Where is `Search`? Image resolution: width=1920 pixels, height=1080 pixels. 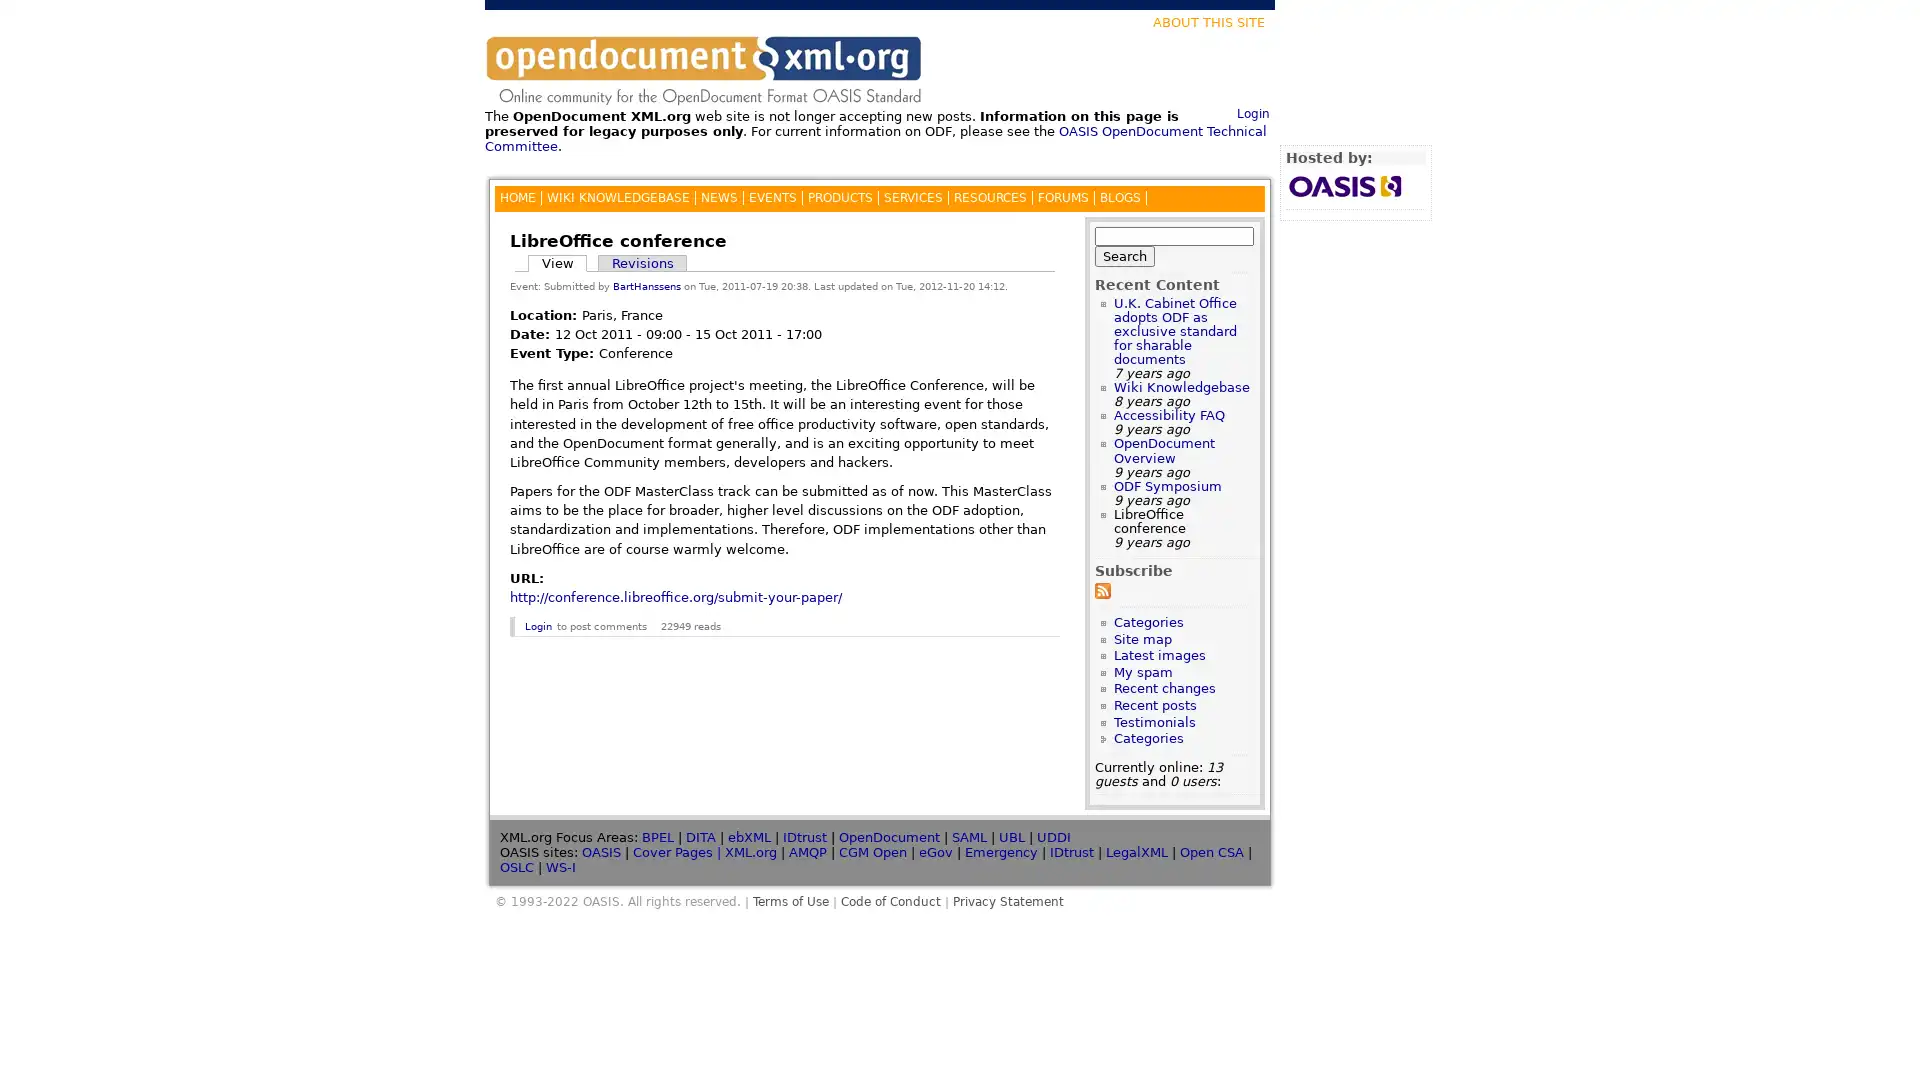
Search is located at coordinates (1124, 254).